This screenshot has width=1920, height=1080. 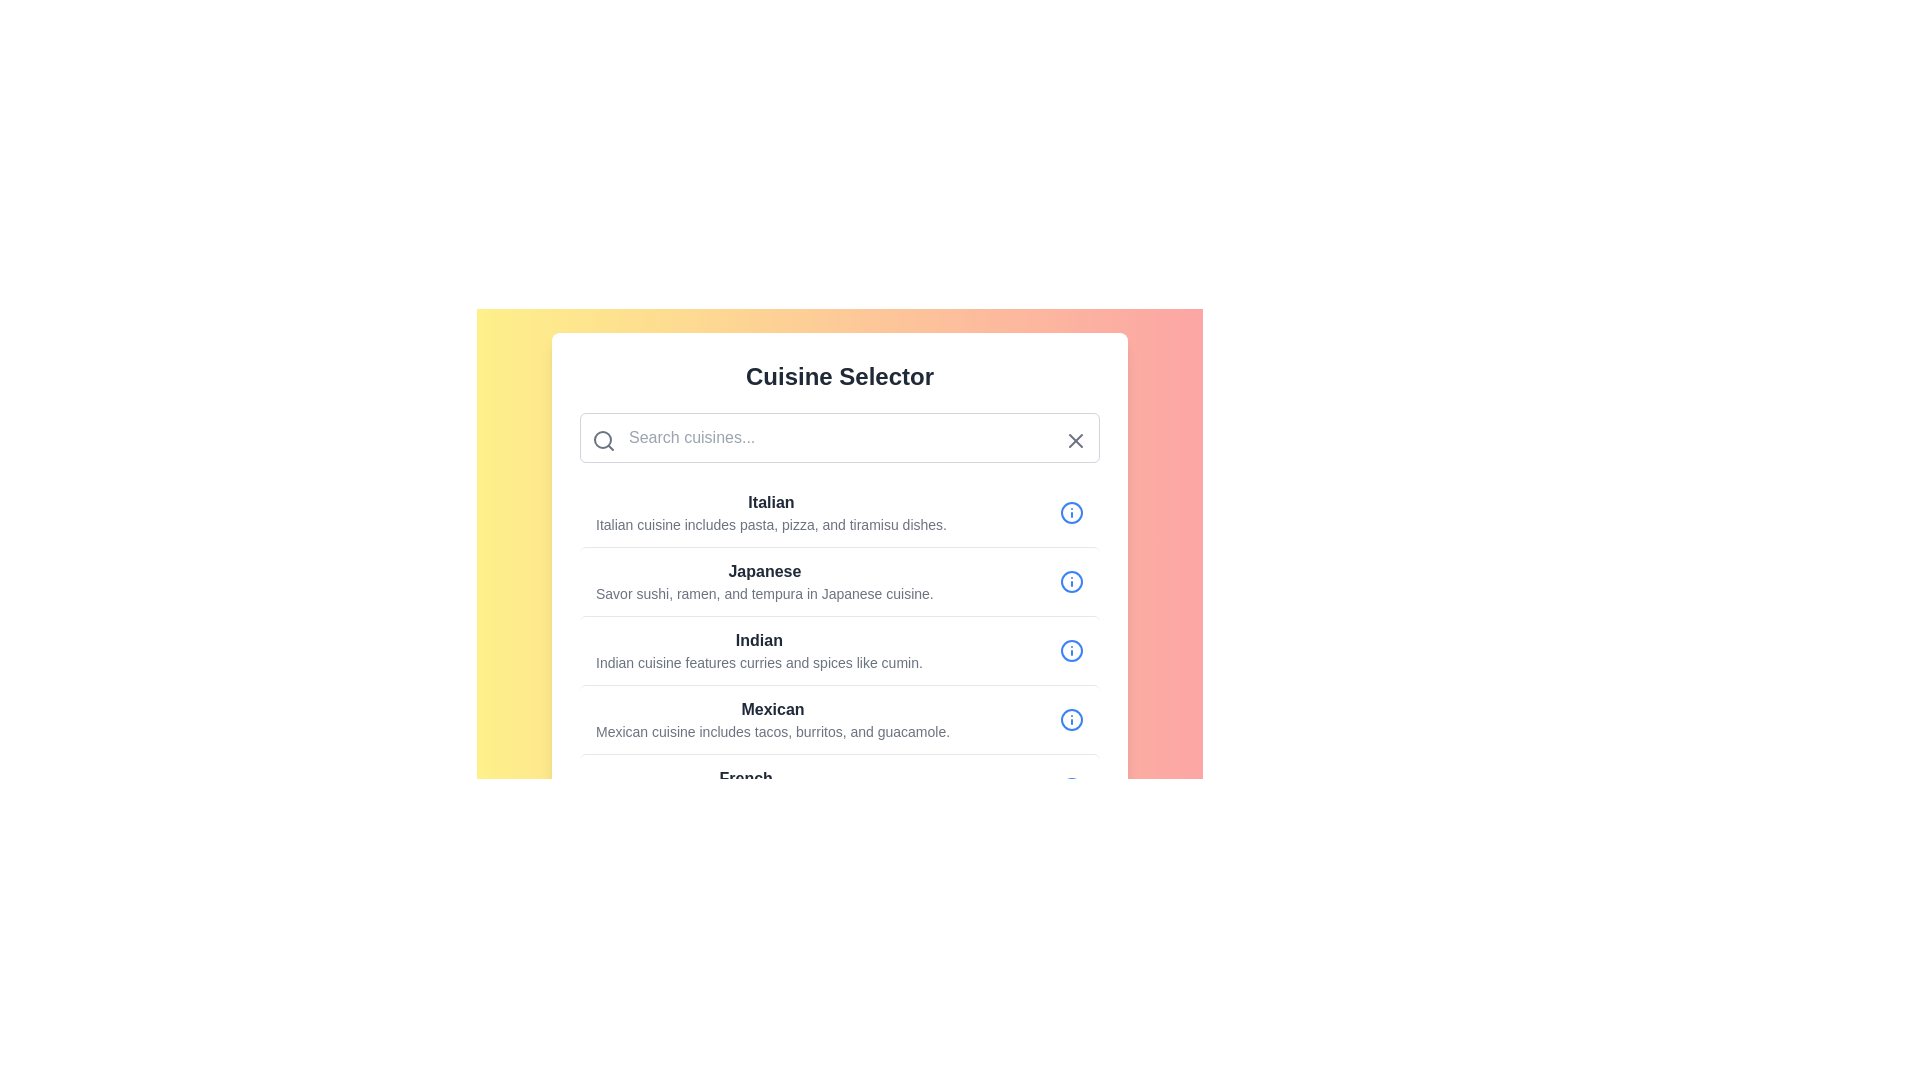 What do you see at coordinates (1070, 512) in the screenshot?
I see `the informational icon positioned on the rightmost side of the 'Italian' item in the list` at bounding box center [1070, 512].